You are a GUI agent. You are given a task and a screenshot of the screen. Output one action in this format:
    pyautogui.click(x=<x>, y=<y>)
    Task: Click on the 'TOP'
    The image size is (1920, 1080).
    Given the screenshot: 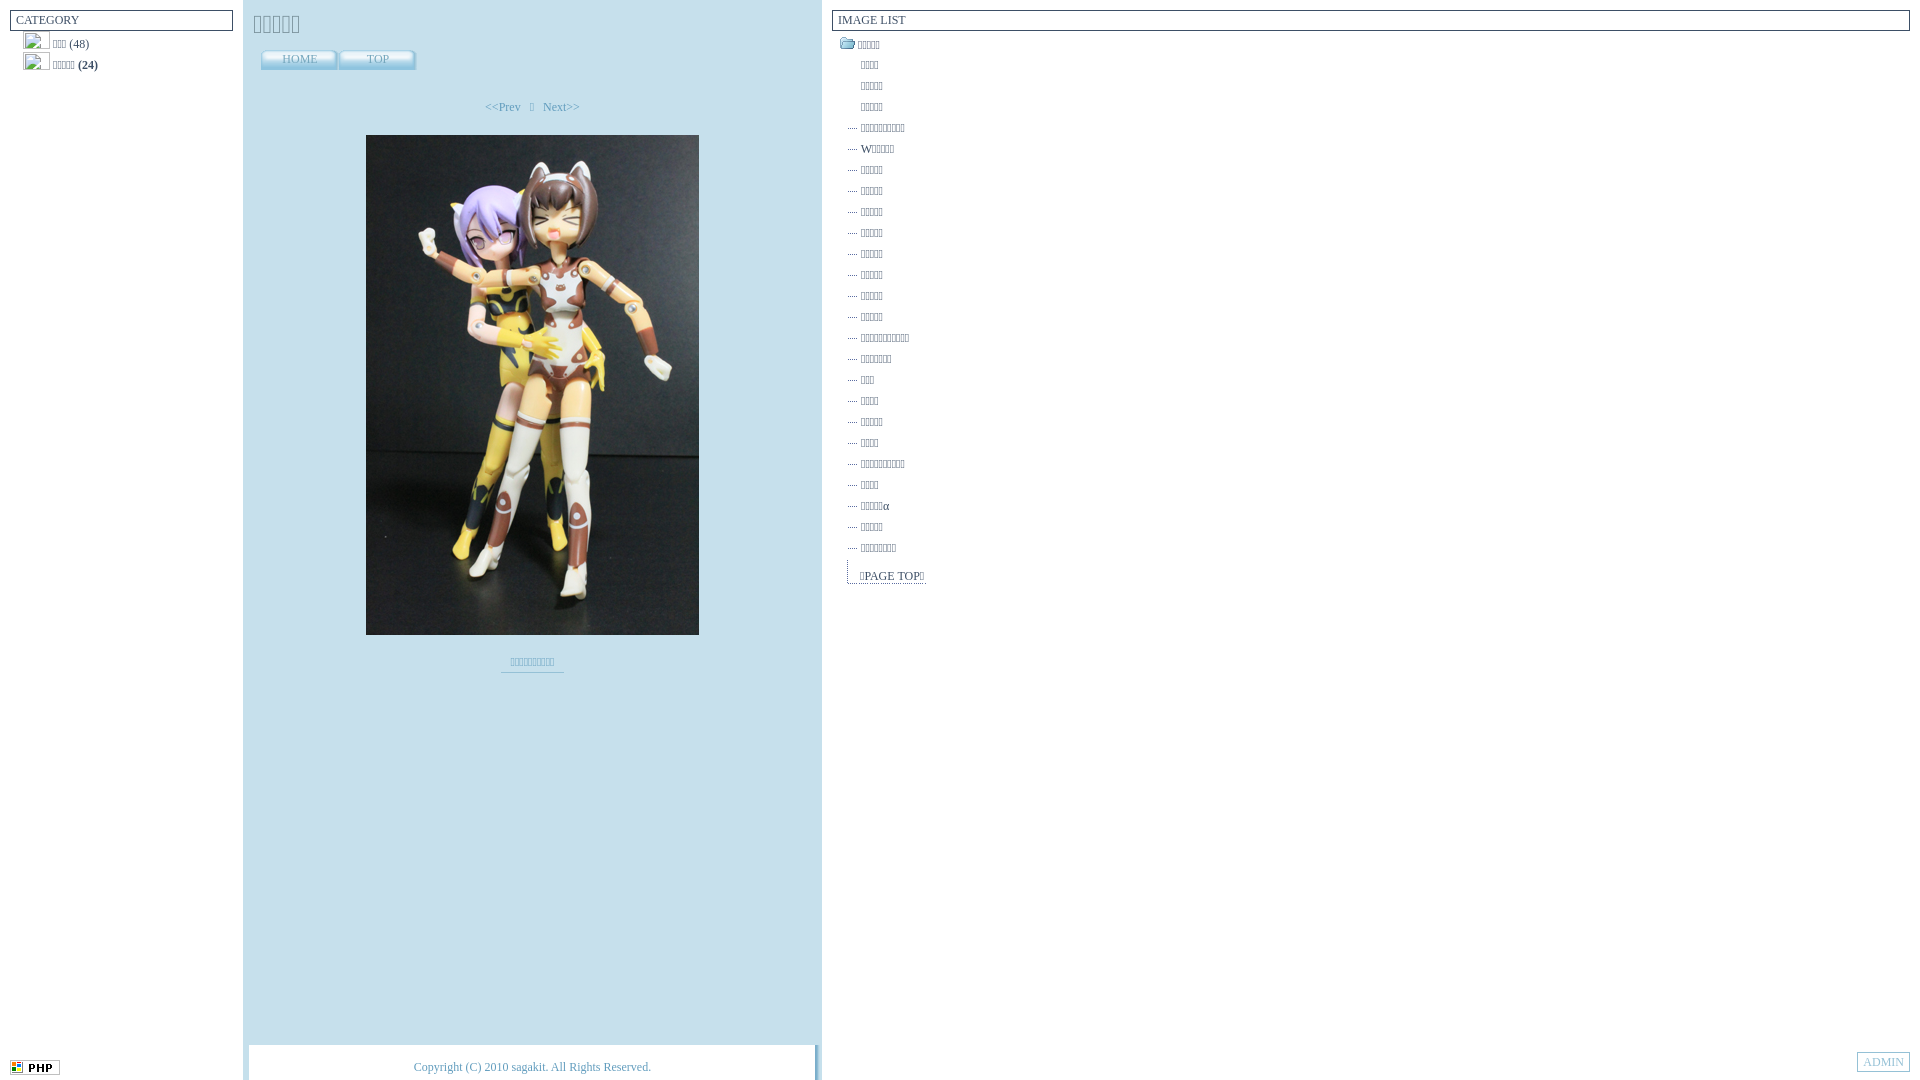 What is the action you would take?
    pyautogui.click(x=378, y=59)
    